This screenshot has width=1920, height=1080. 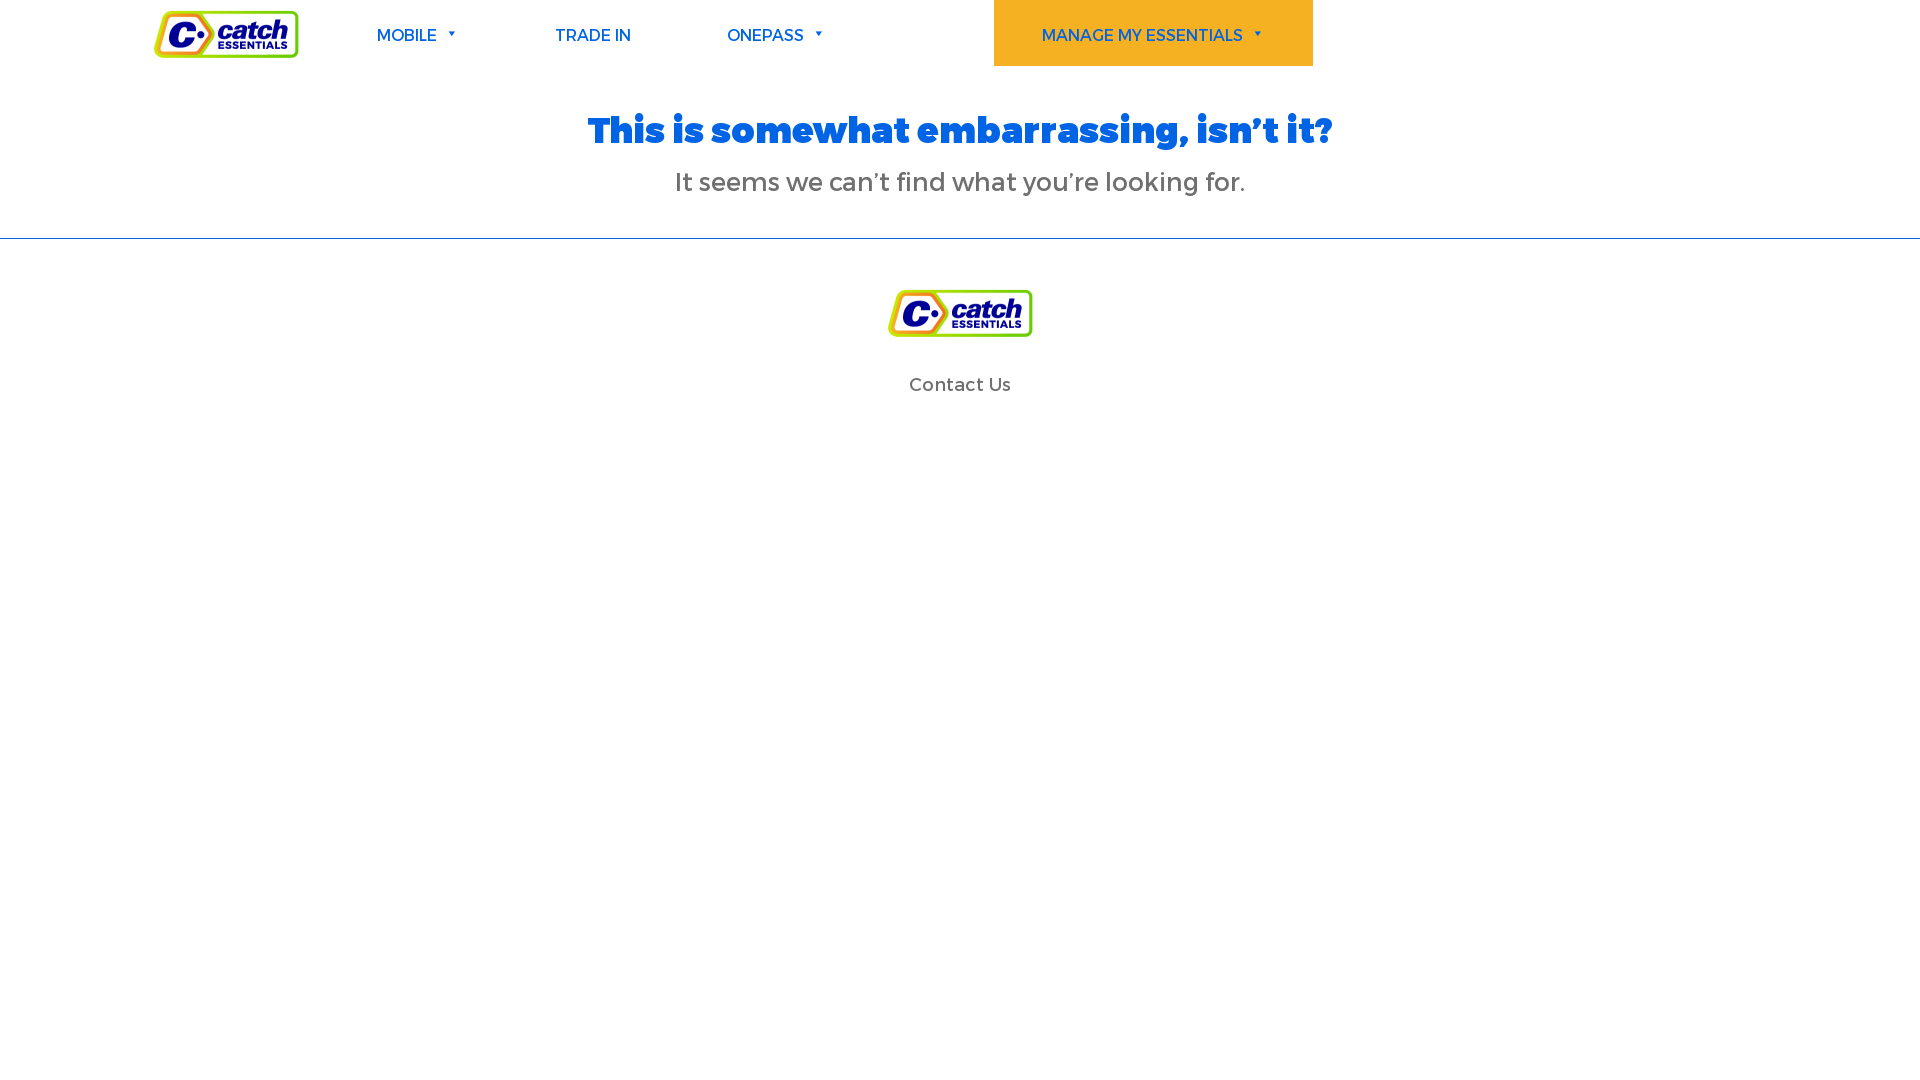 What do you see at coordinates (960, 383) in the screenshot?
I see `'Contact Us'` at bounding box center [960, 383].